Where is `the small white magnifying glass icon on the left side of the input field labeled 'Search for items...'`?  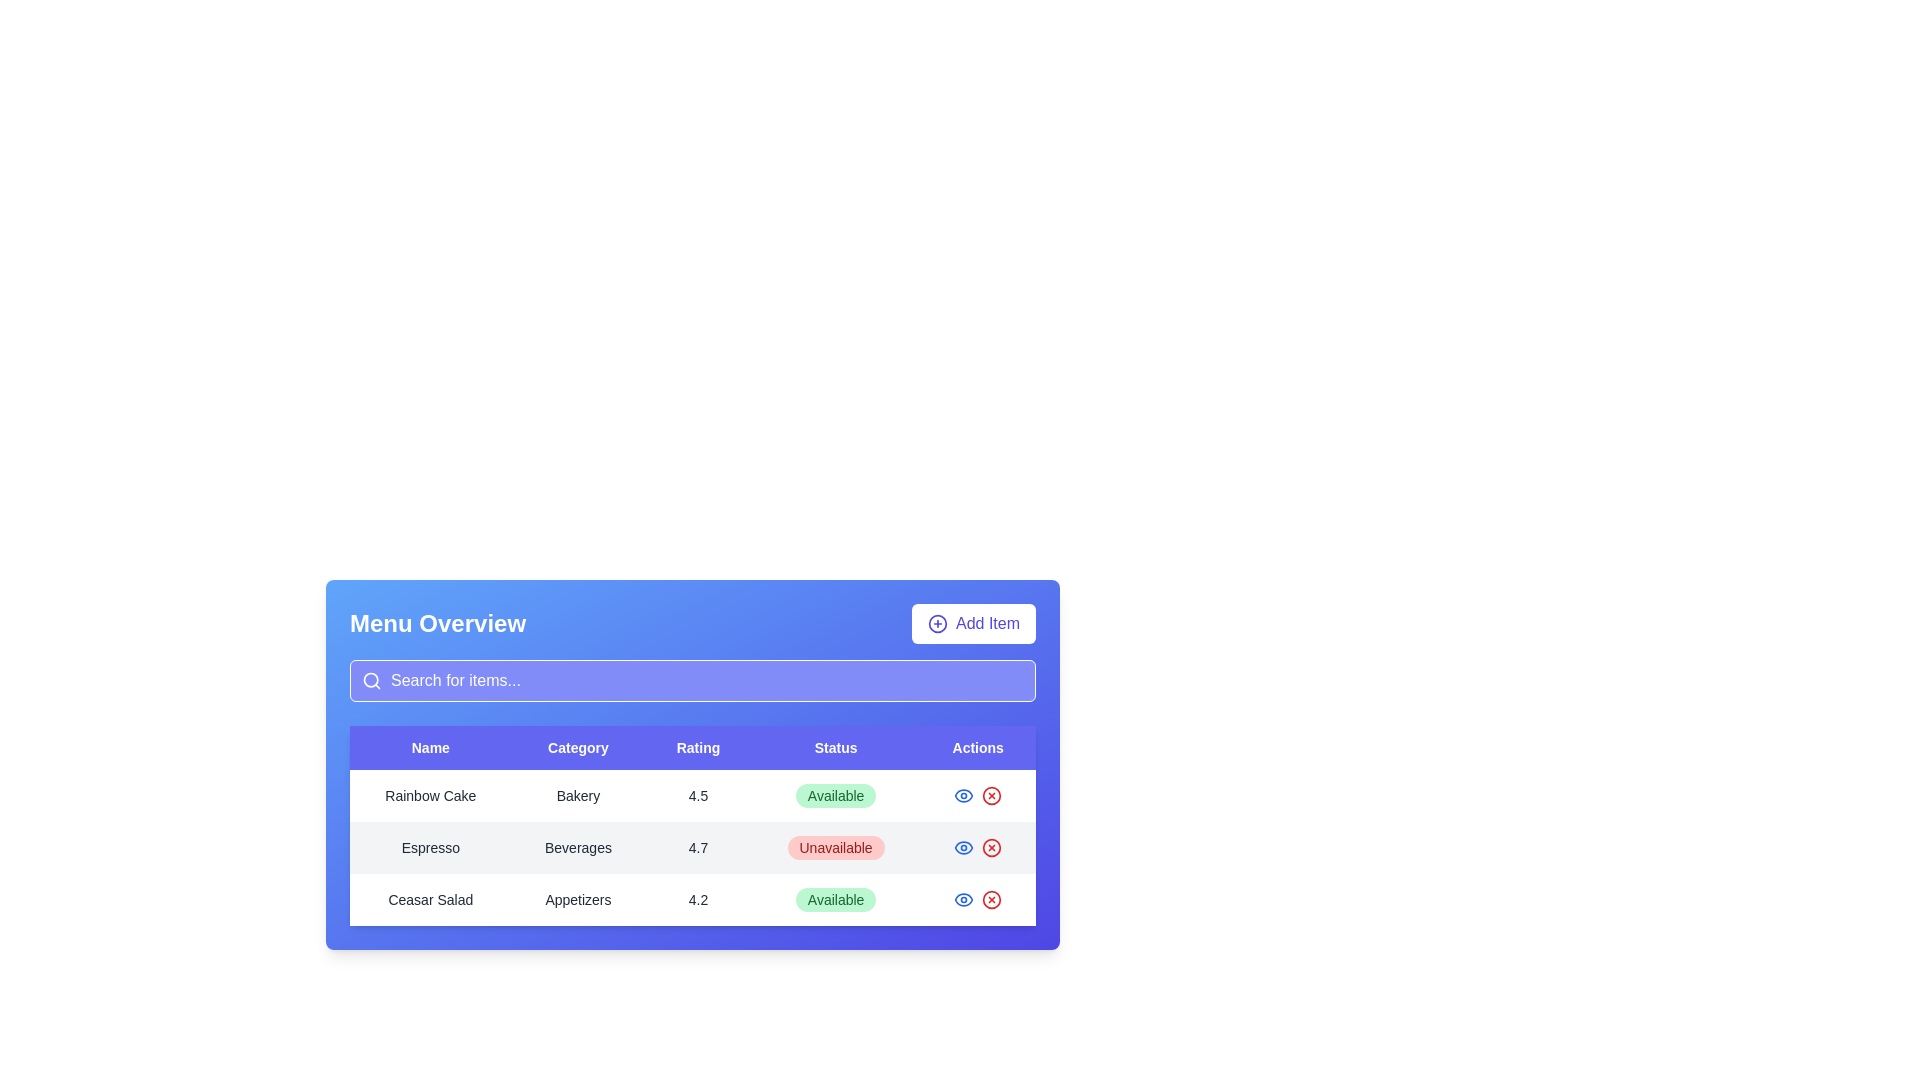 the small white magnifying glass icon on the left side of the input field labeled 'Search for items...' is located at coordinates (365, 680).